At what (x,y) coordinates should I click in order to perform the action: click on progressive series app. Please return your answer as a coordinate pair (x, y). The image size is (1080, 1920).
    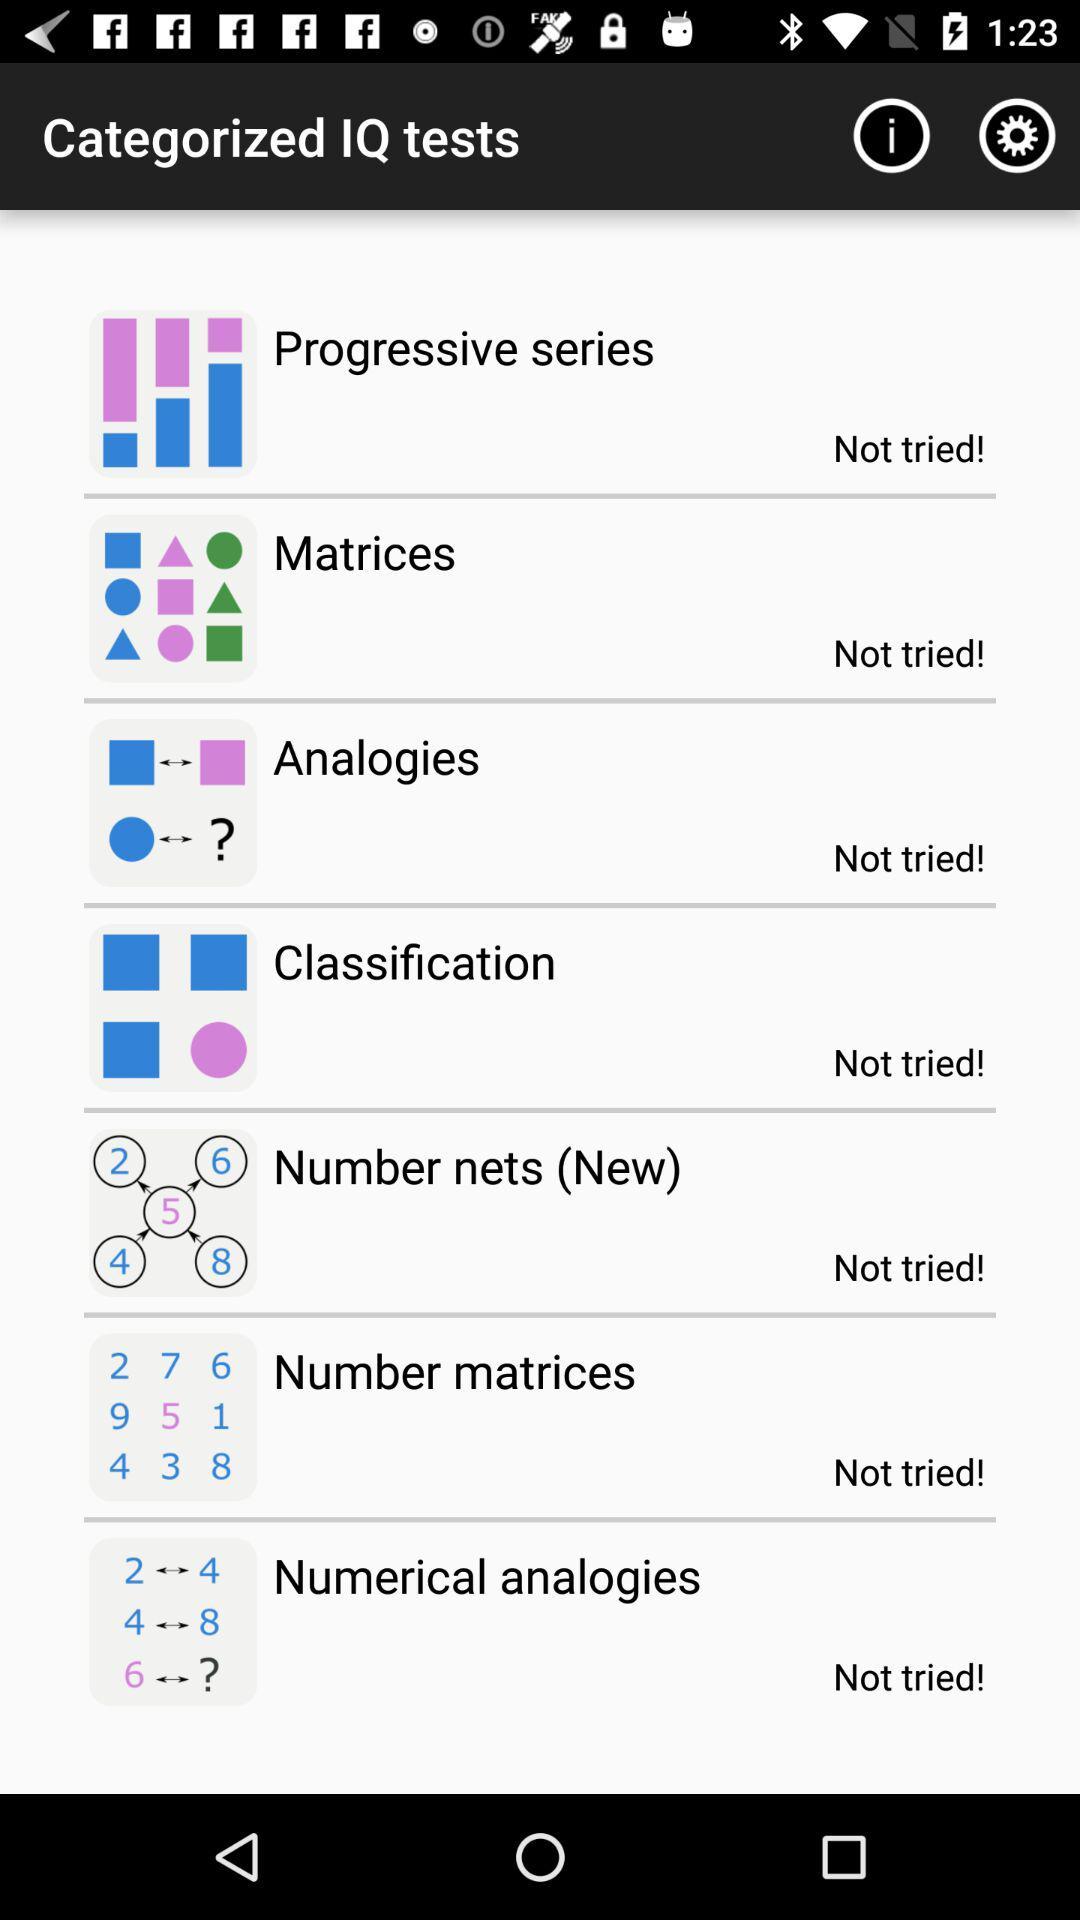
    Looking at the image, I should click on (463, 346).